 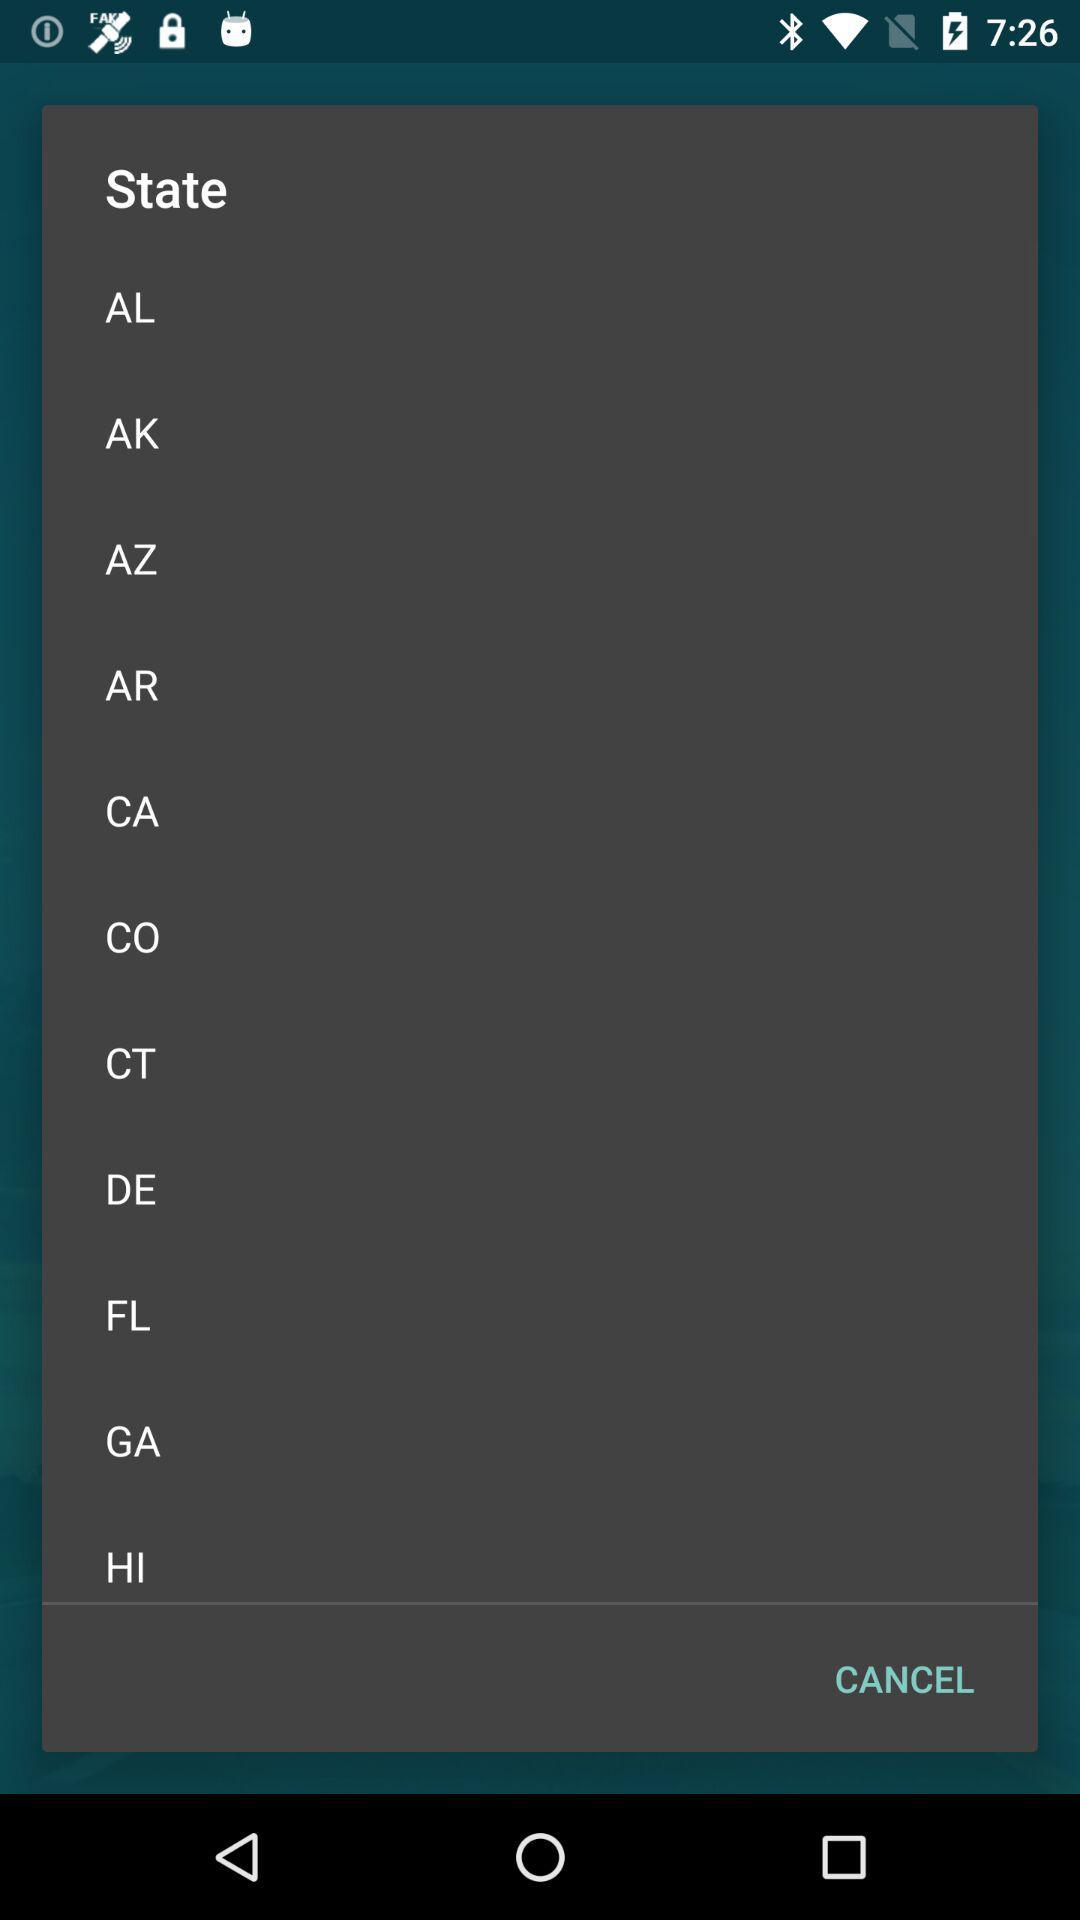 I want to click on the item below the ct, so click(x=540, y=1188).